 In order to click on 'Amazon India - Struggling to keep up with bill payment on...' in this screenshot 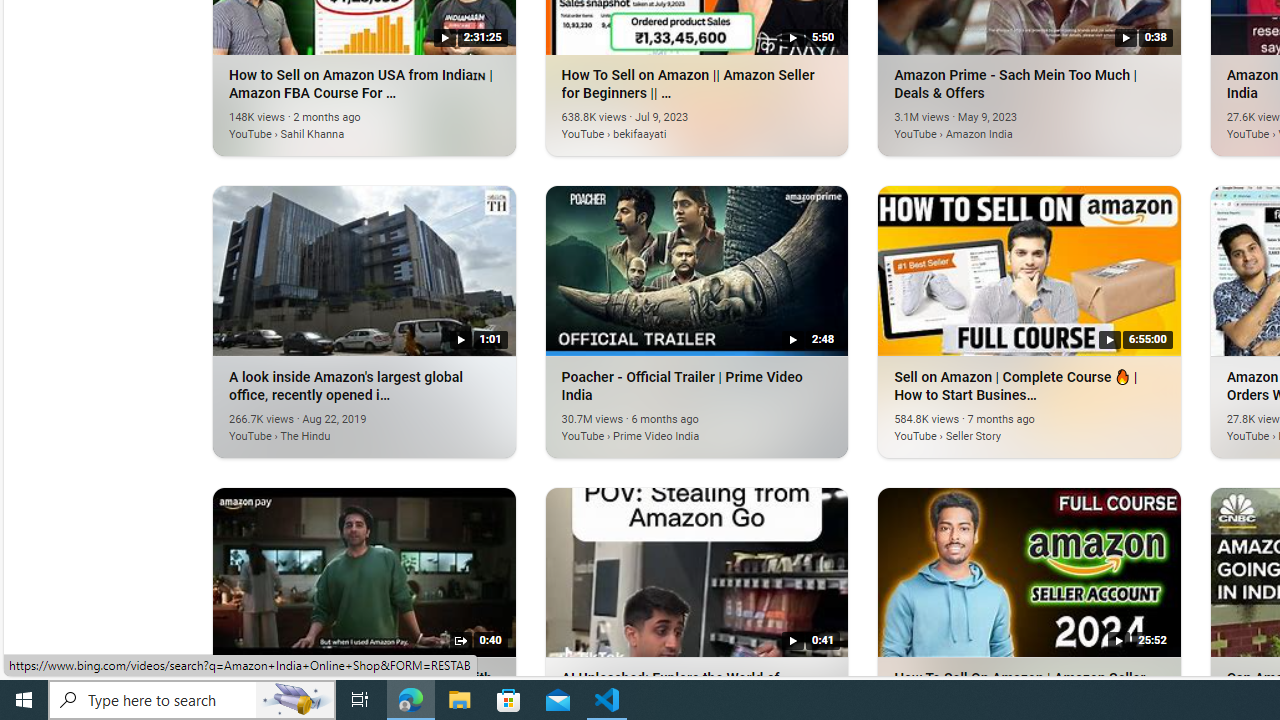, I will do `click(364, 571)`.